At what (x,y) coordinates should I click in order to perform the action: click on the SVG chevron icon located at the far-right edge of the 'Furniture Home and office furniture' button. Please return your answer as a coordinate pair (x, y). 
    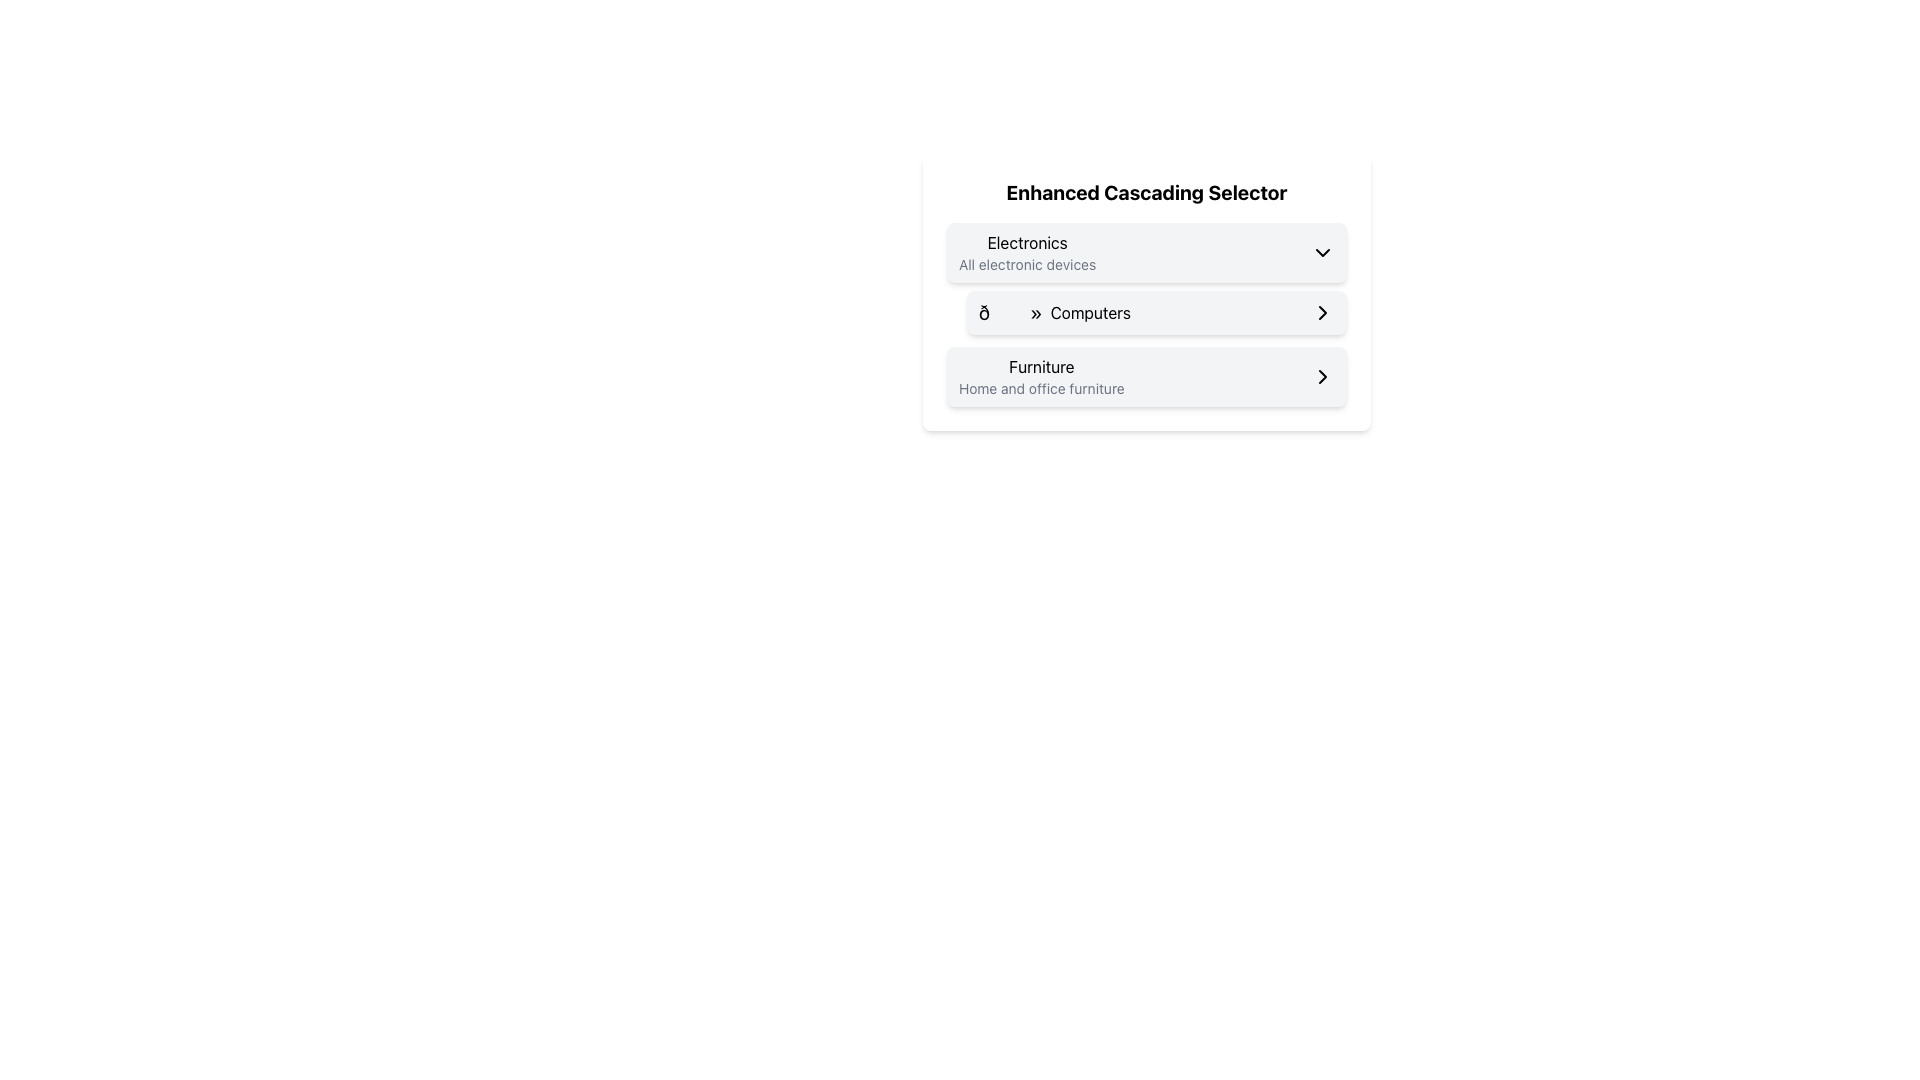
    Looking at the image, I should click on (1323, 377).